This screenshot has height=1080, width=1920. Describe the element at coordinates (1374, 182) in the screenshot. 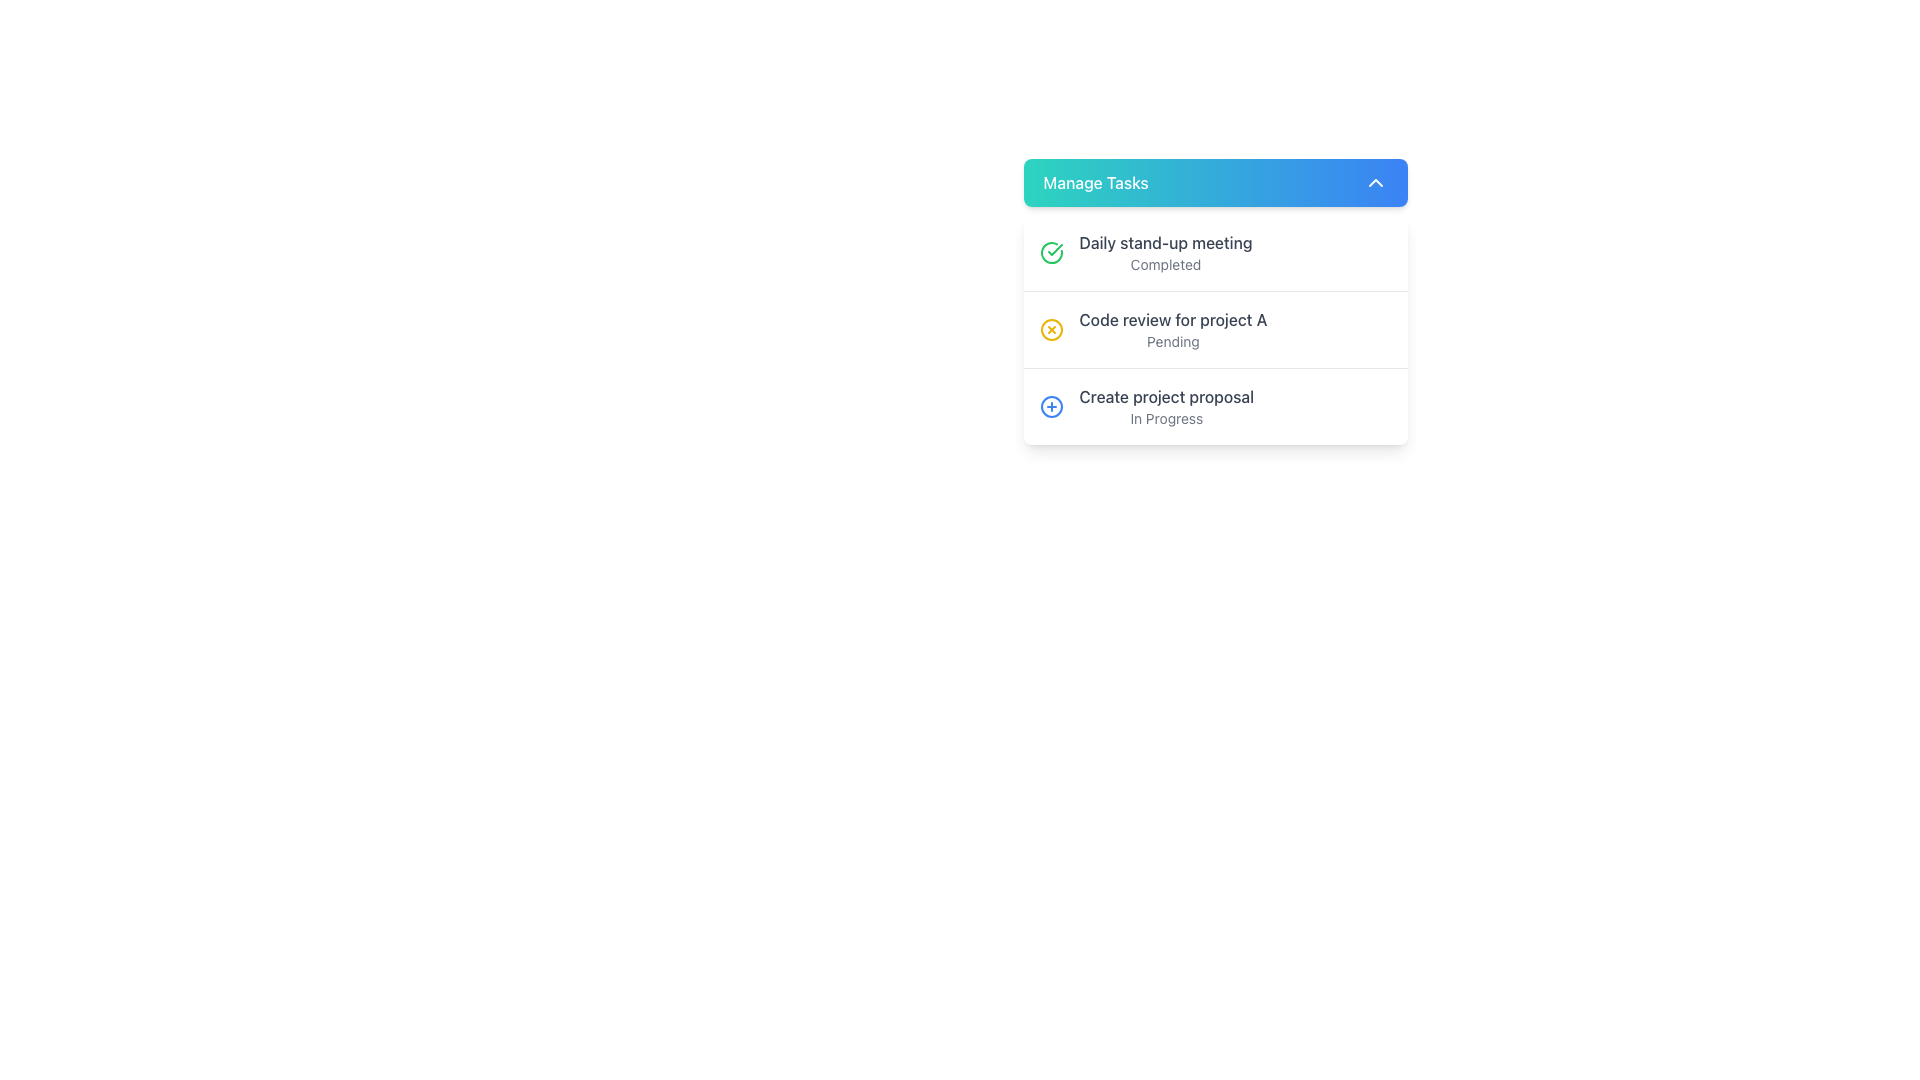

I see `the toggle icon in the 'Manage Tasks' section header to change the visibility of additional content` at that location.